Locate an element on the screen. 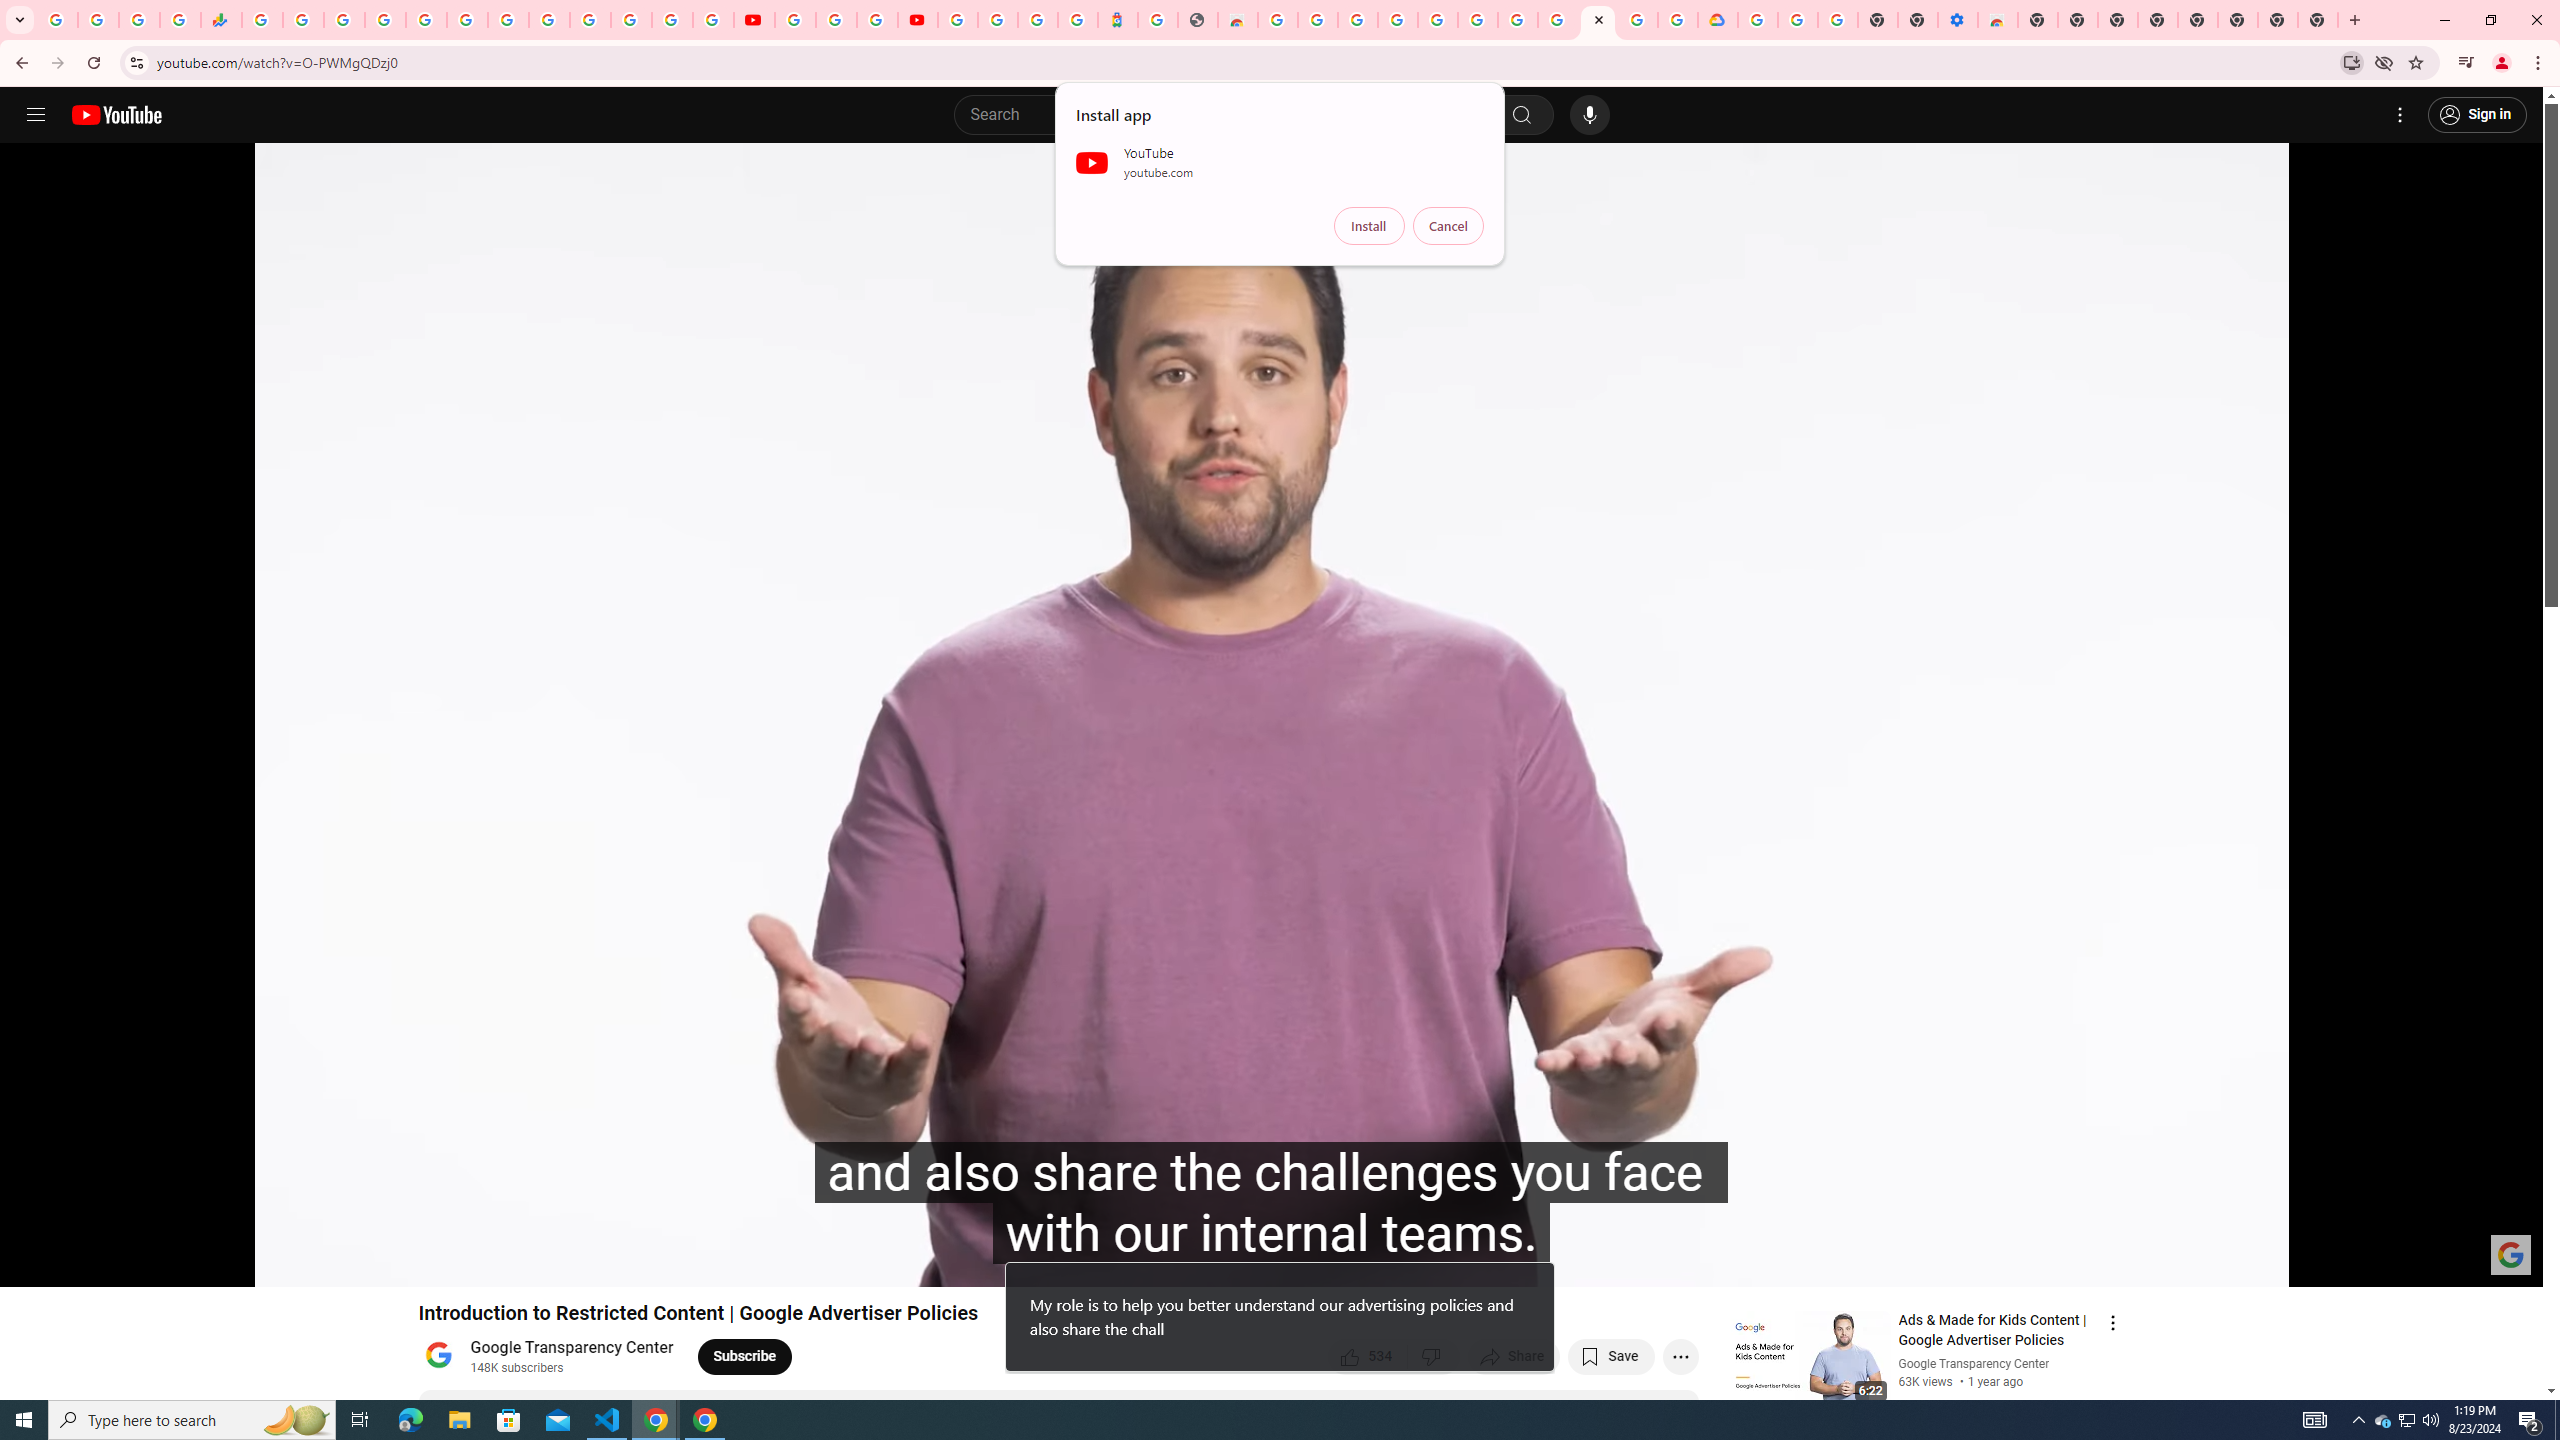 The image size is (2560, 1440). 'YouTube' is located at coordinates (794, 19).